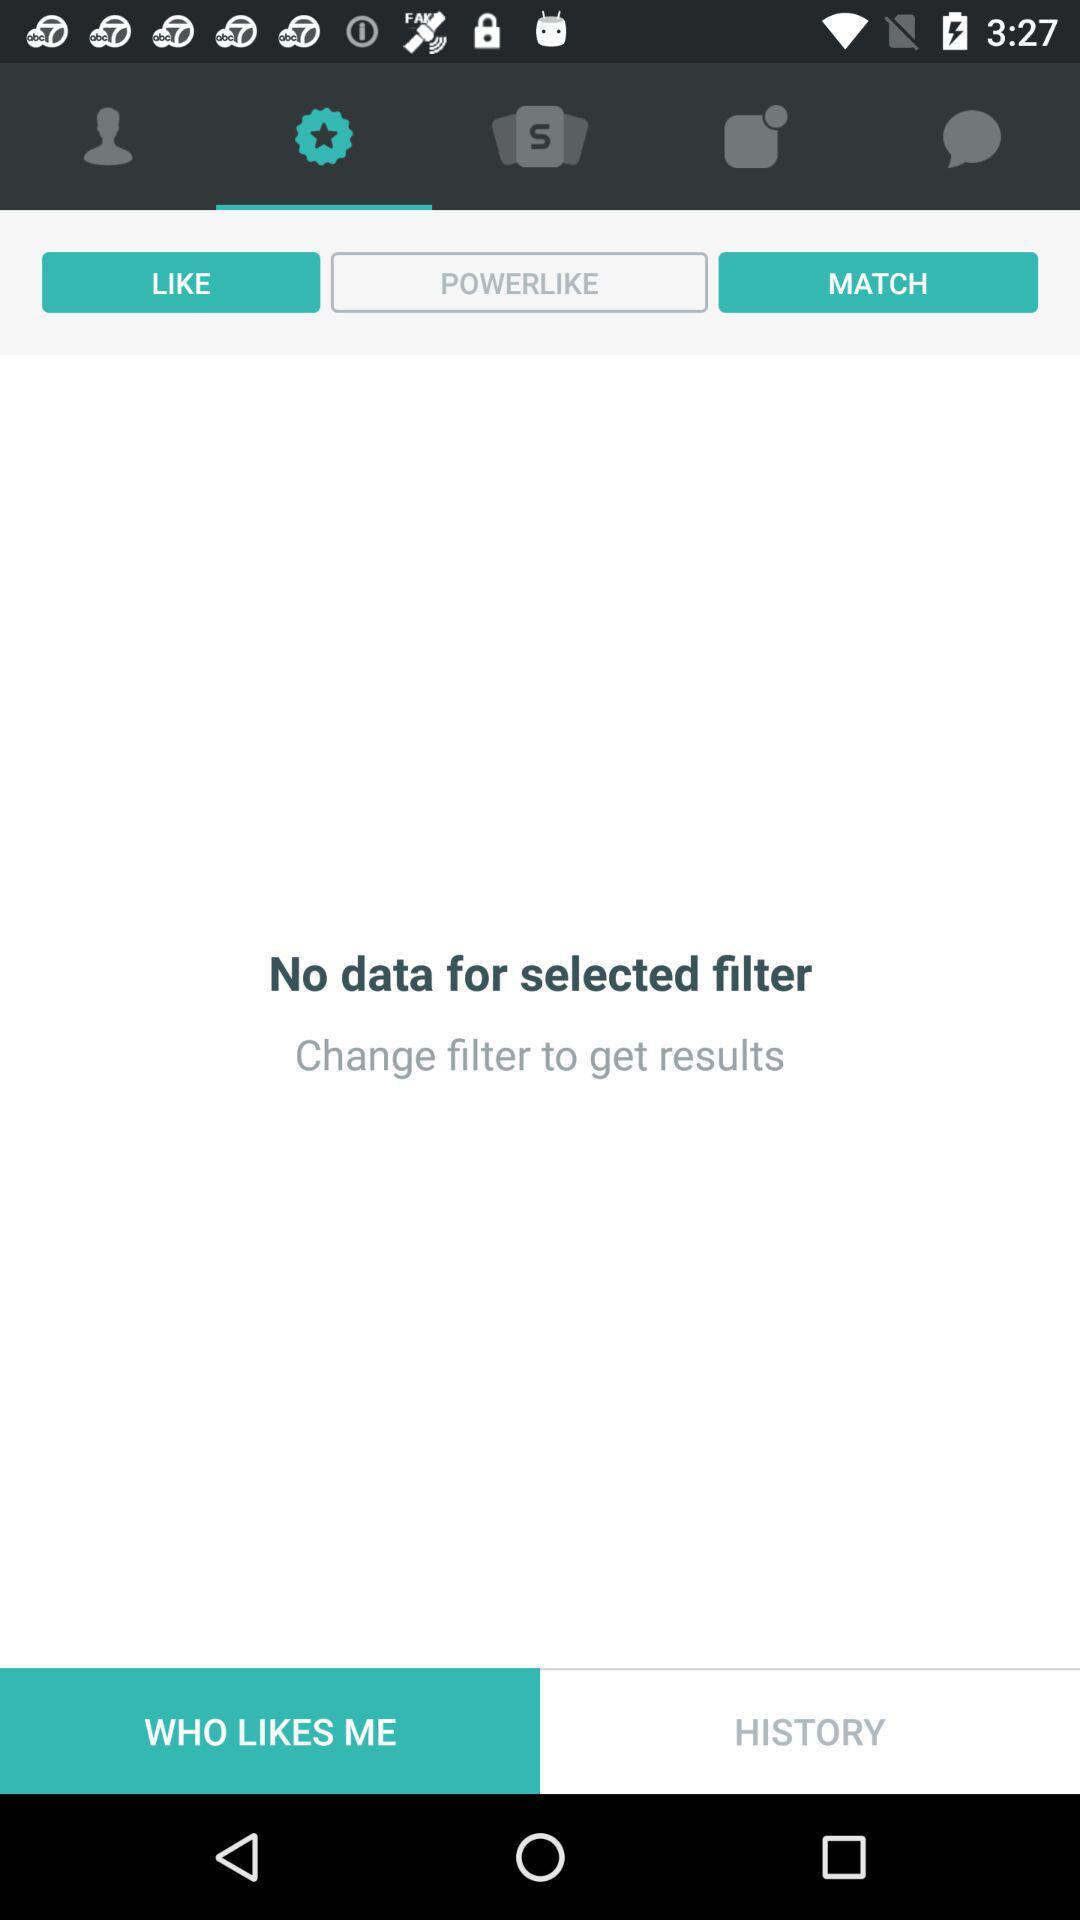 Image resolution: width=1080 pixels, height=1920 pixels. Describe the element at coordinates (810, 1730) in the screenshot. I see `the icon next to who likes me icon` at that location.